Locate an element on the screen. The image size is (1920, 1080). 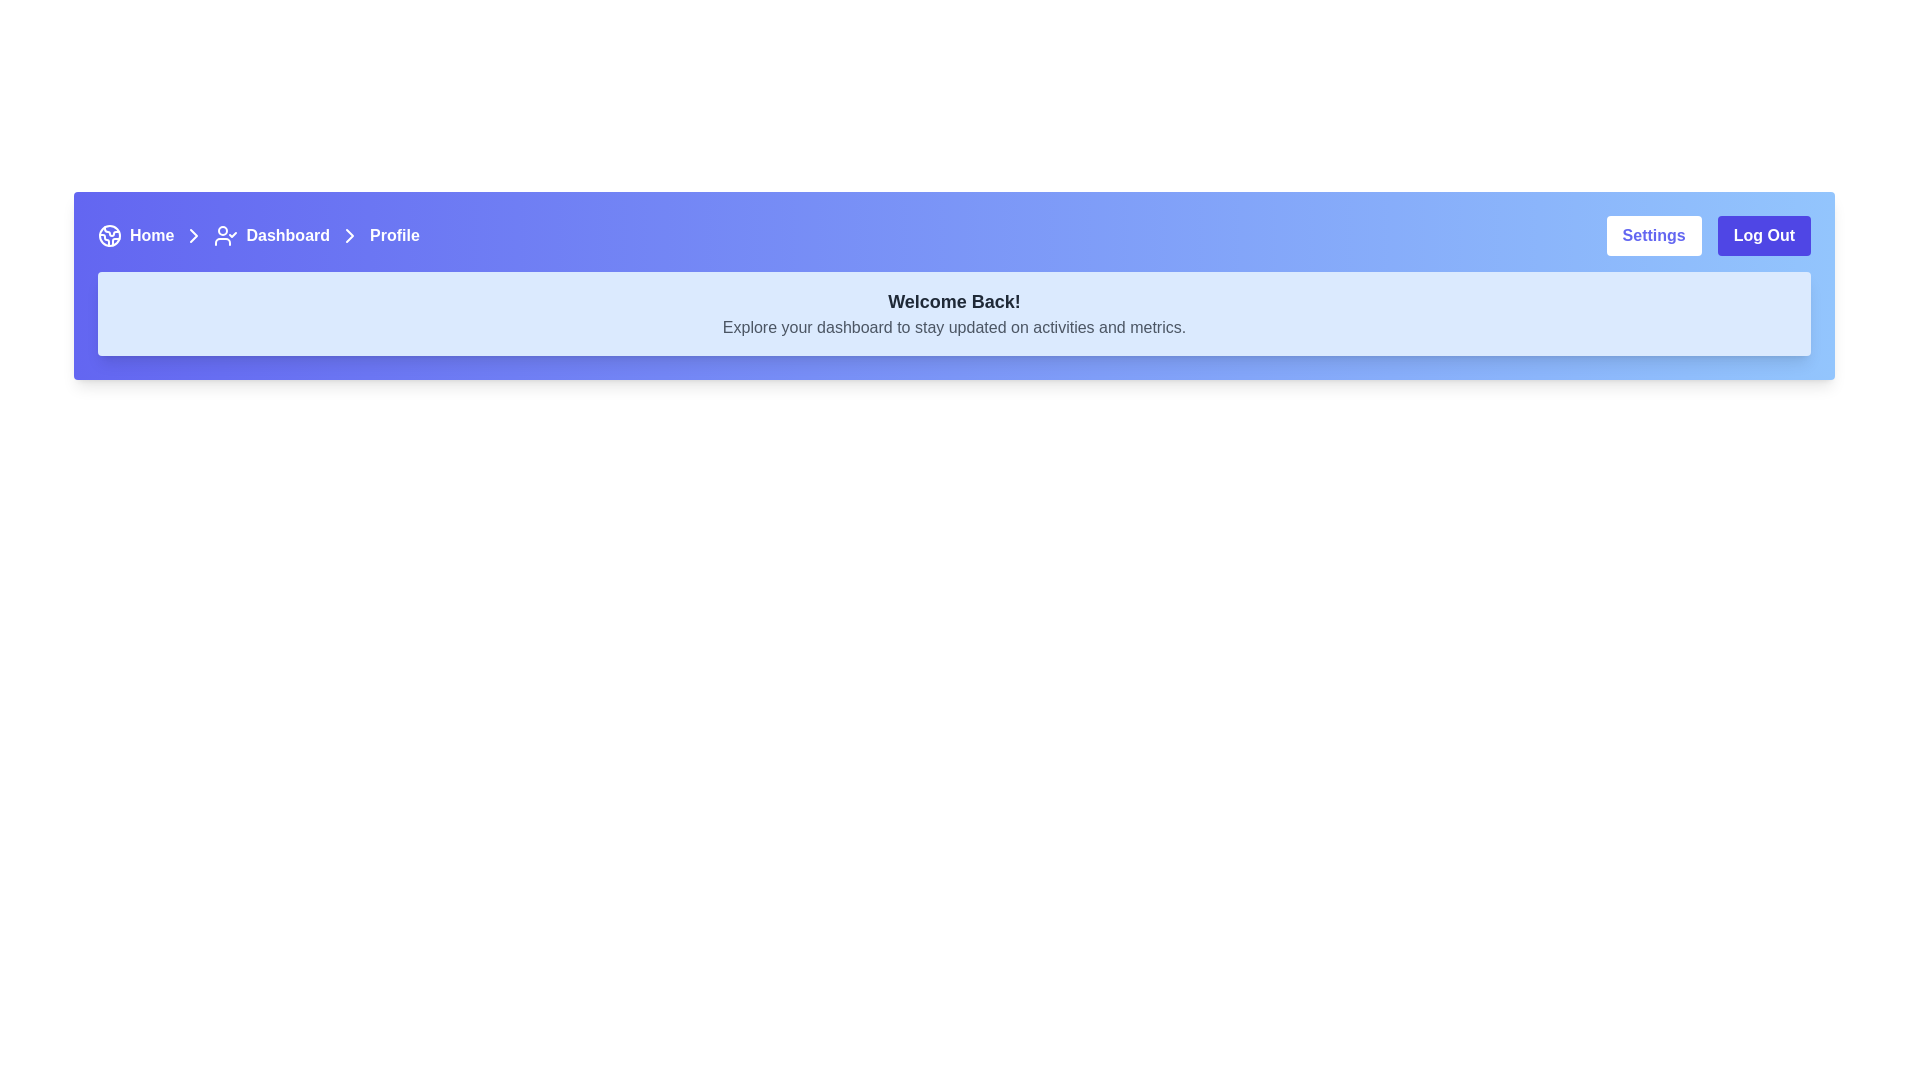
the 'Dashboard' breadcrumb navigation item in the horizontal breadcrumb trail is located at coordinates (291, 234).